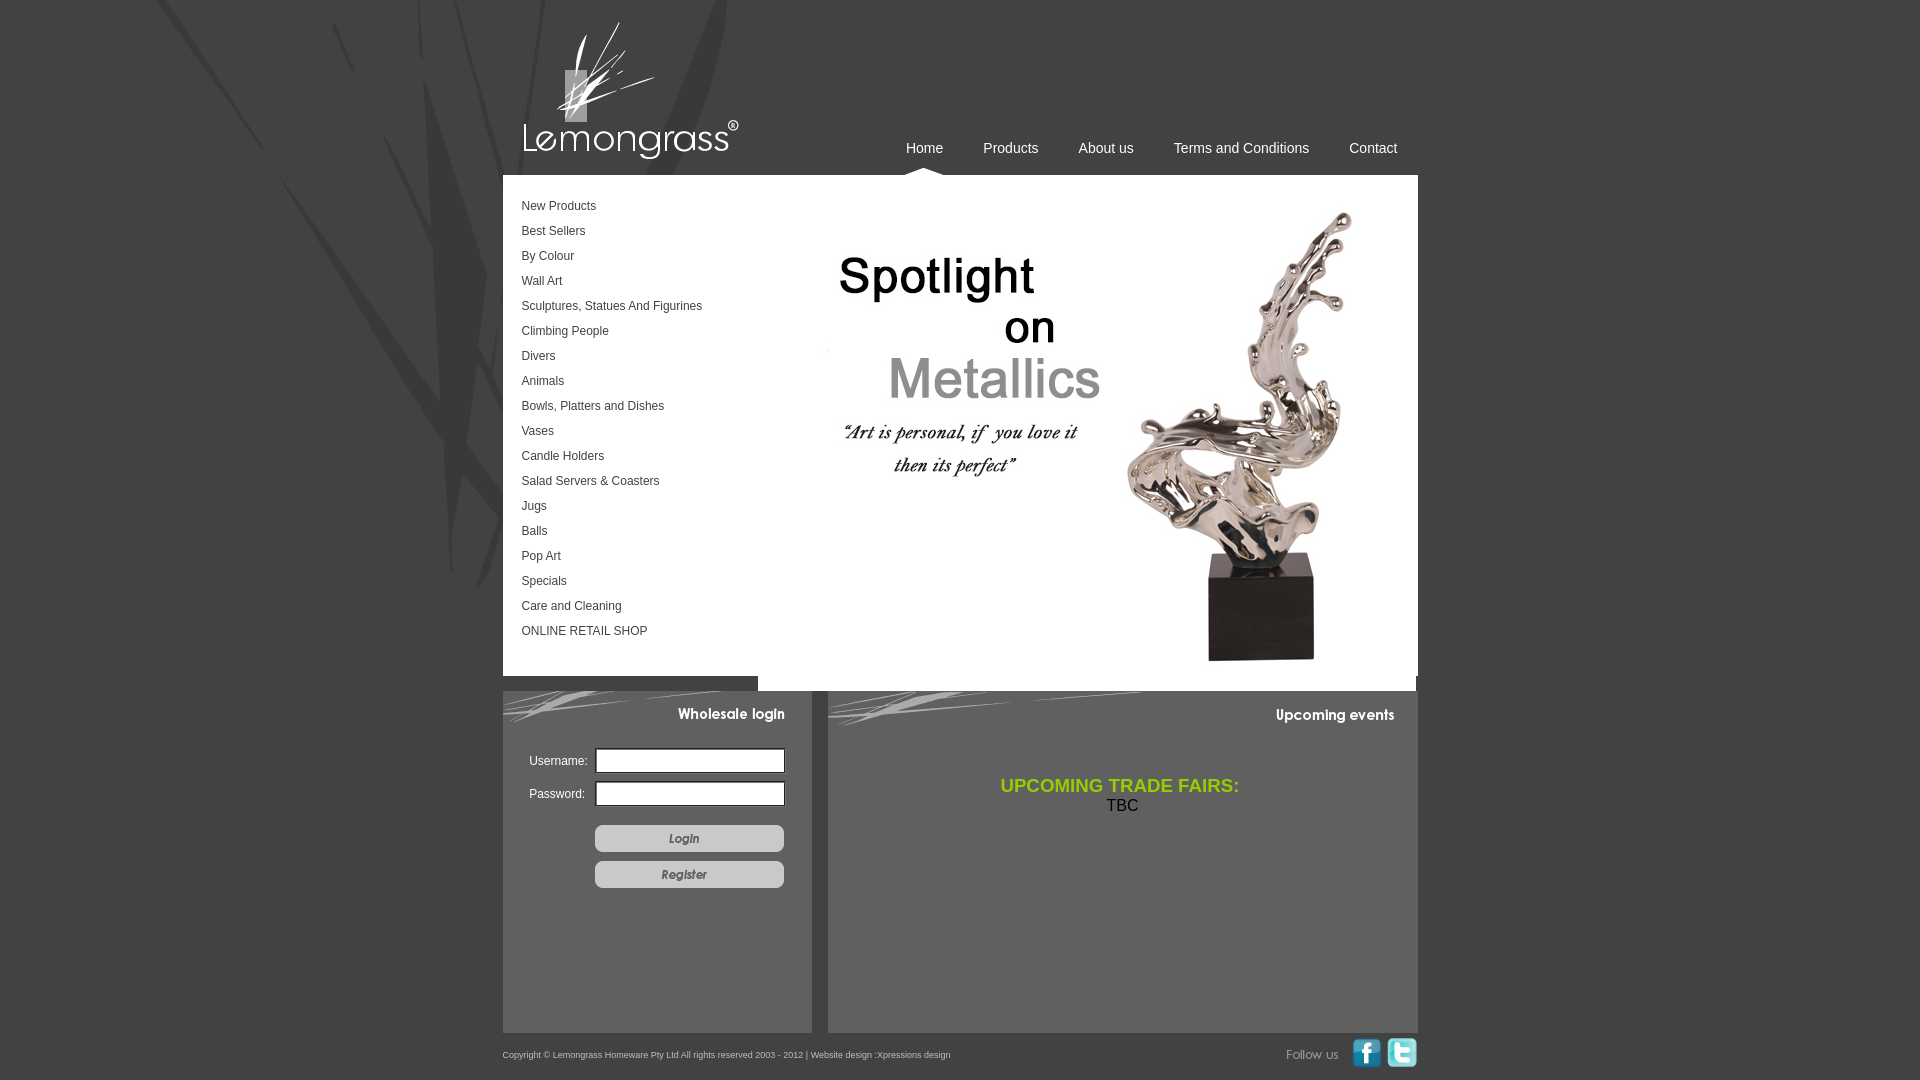  I want to click on 'Candle Holders', so click(627, 458).